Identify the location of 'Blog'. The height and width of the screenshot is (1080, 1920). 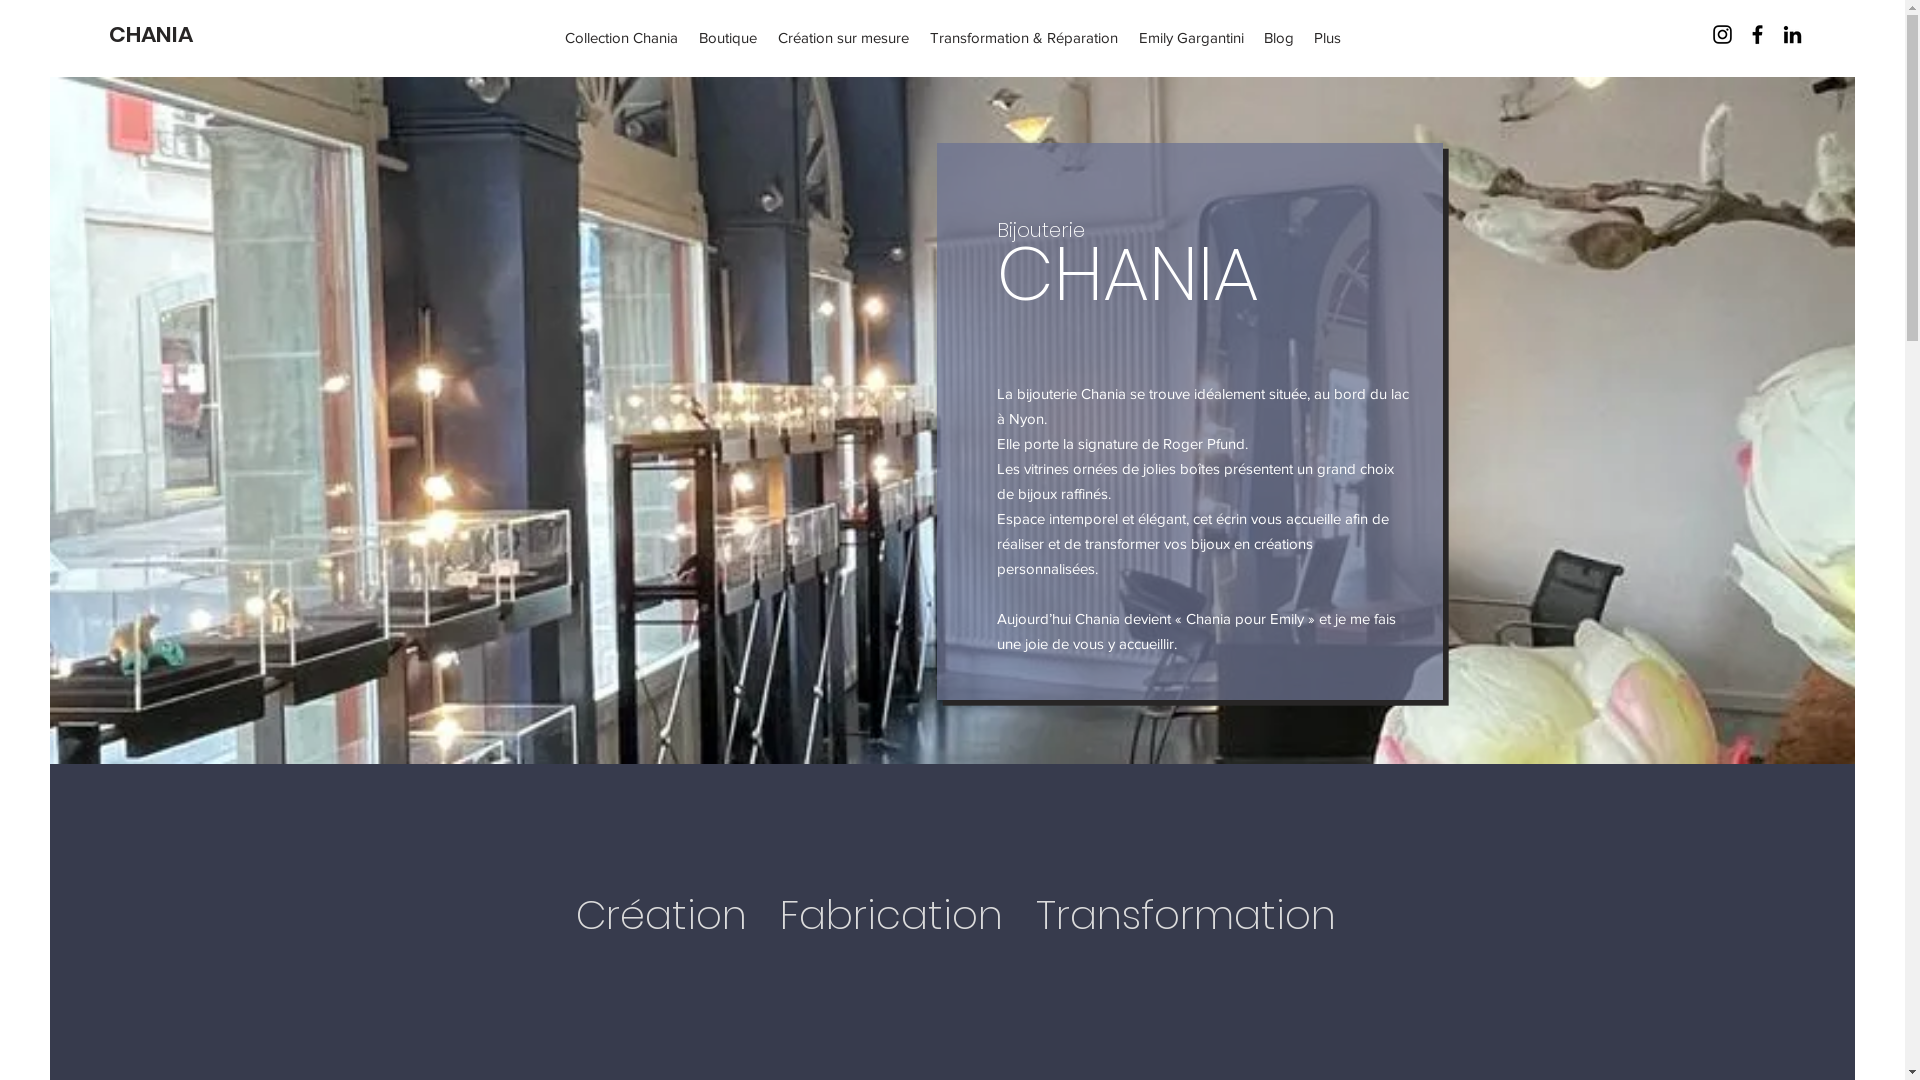
(1277, 37).